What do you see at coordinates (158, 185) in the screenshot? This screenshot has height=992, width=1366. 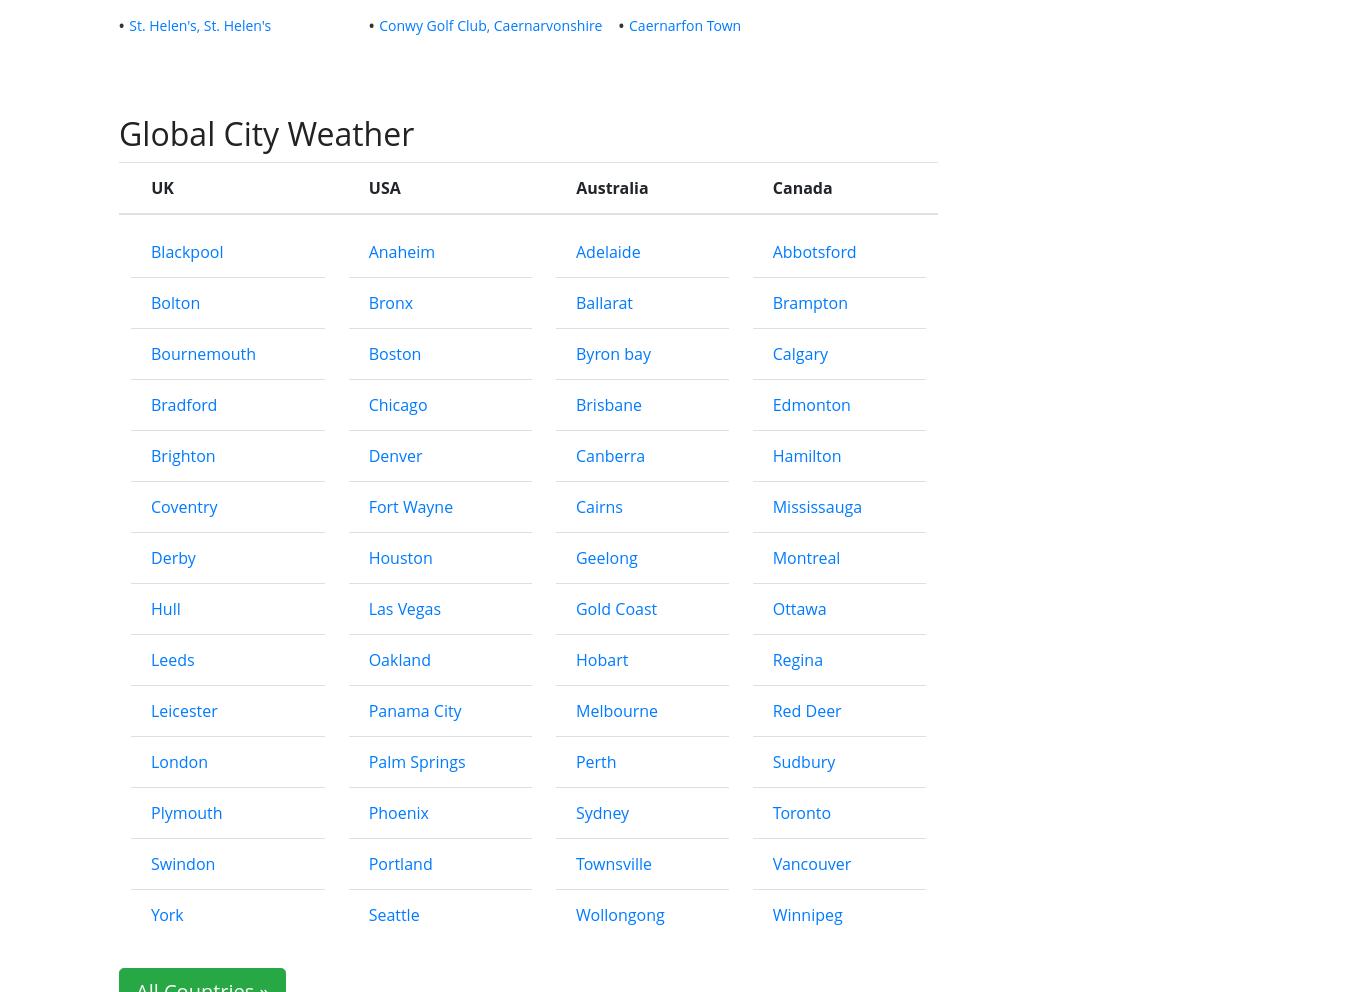 I see `'UK'` at bounding box center [158, 185].